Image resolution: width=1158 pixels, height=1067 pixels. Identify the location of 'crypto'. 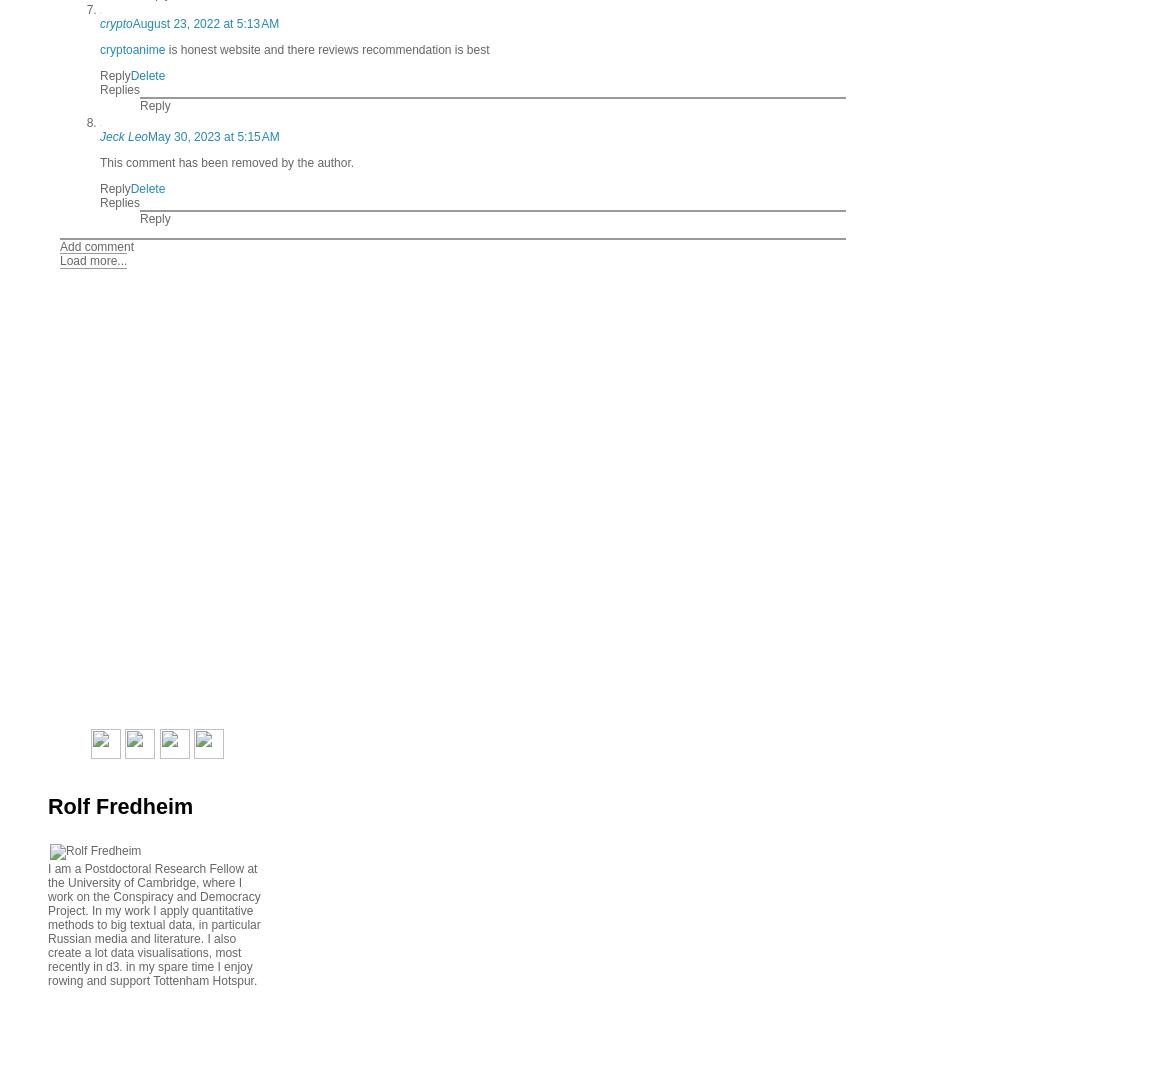
(115, 23).